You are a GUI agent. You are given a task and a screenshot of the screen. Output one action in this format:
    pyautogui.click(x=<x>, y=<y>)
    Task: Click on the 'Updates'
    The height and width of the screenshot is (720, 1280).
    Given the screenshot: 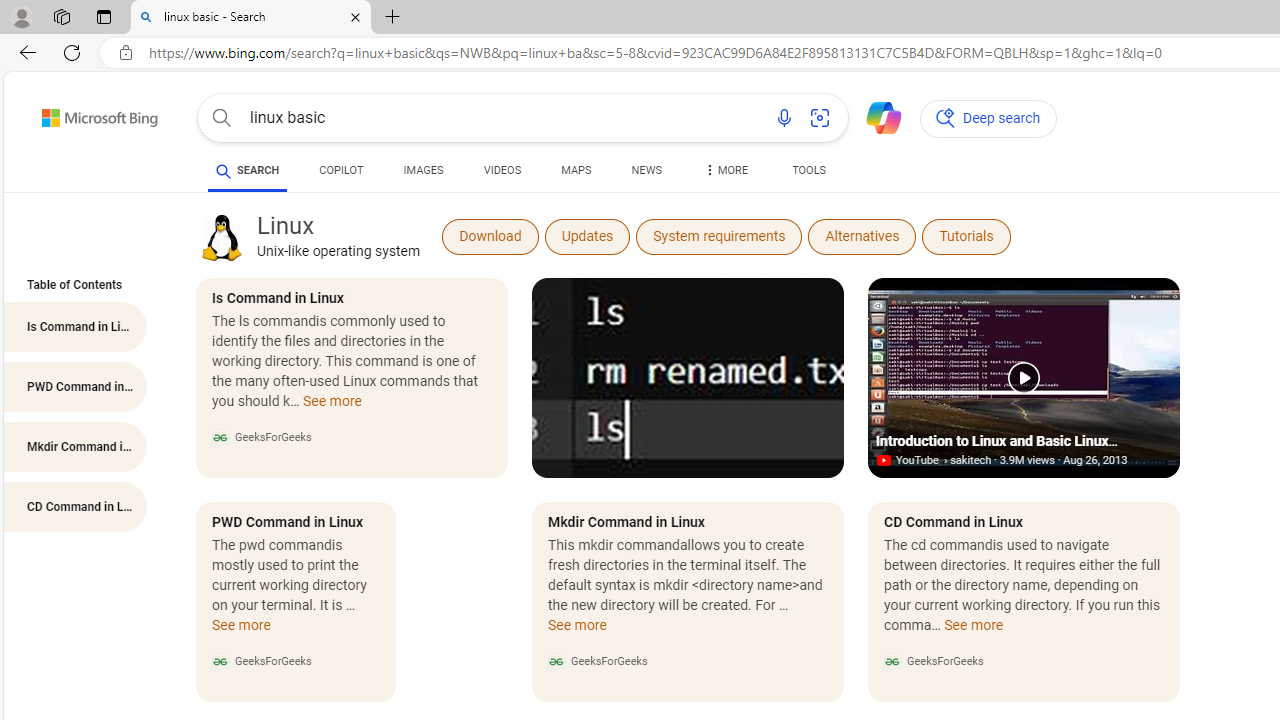 What is the action you would take?
    pyautogui.click(x=586, y=235)
    